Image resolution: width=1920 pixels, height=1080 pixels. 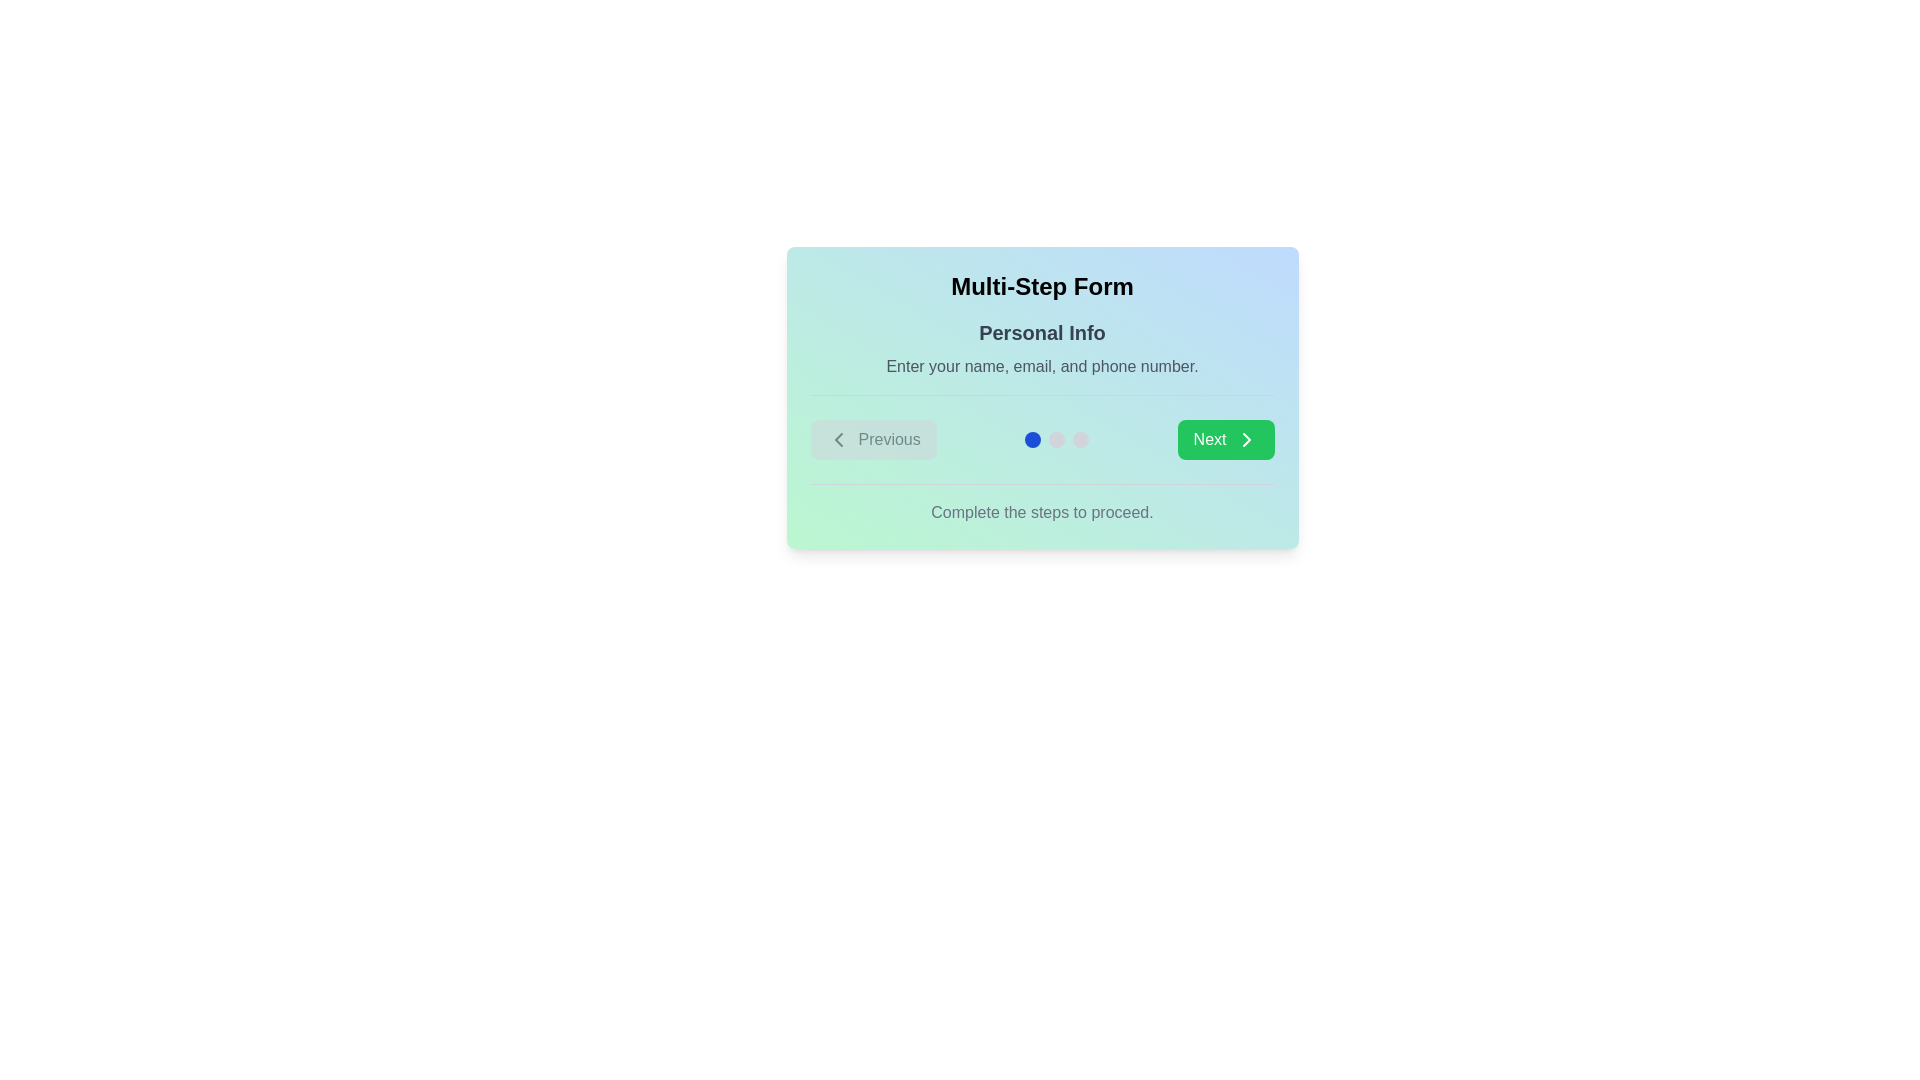 What do you see at coordinates (1245, 438) in the screenshot?
I see `the forward navigation icon located at the right end of the 'Next' button in the lower right section of the card` at bounding box center [1245, 438].